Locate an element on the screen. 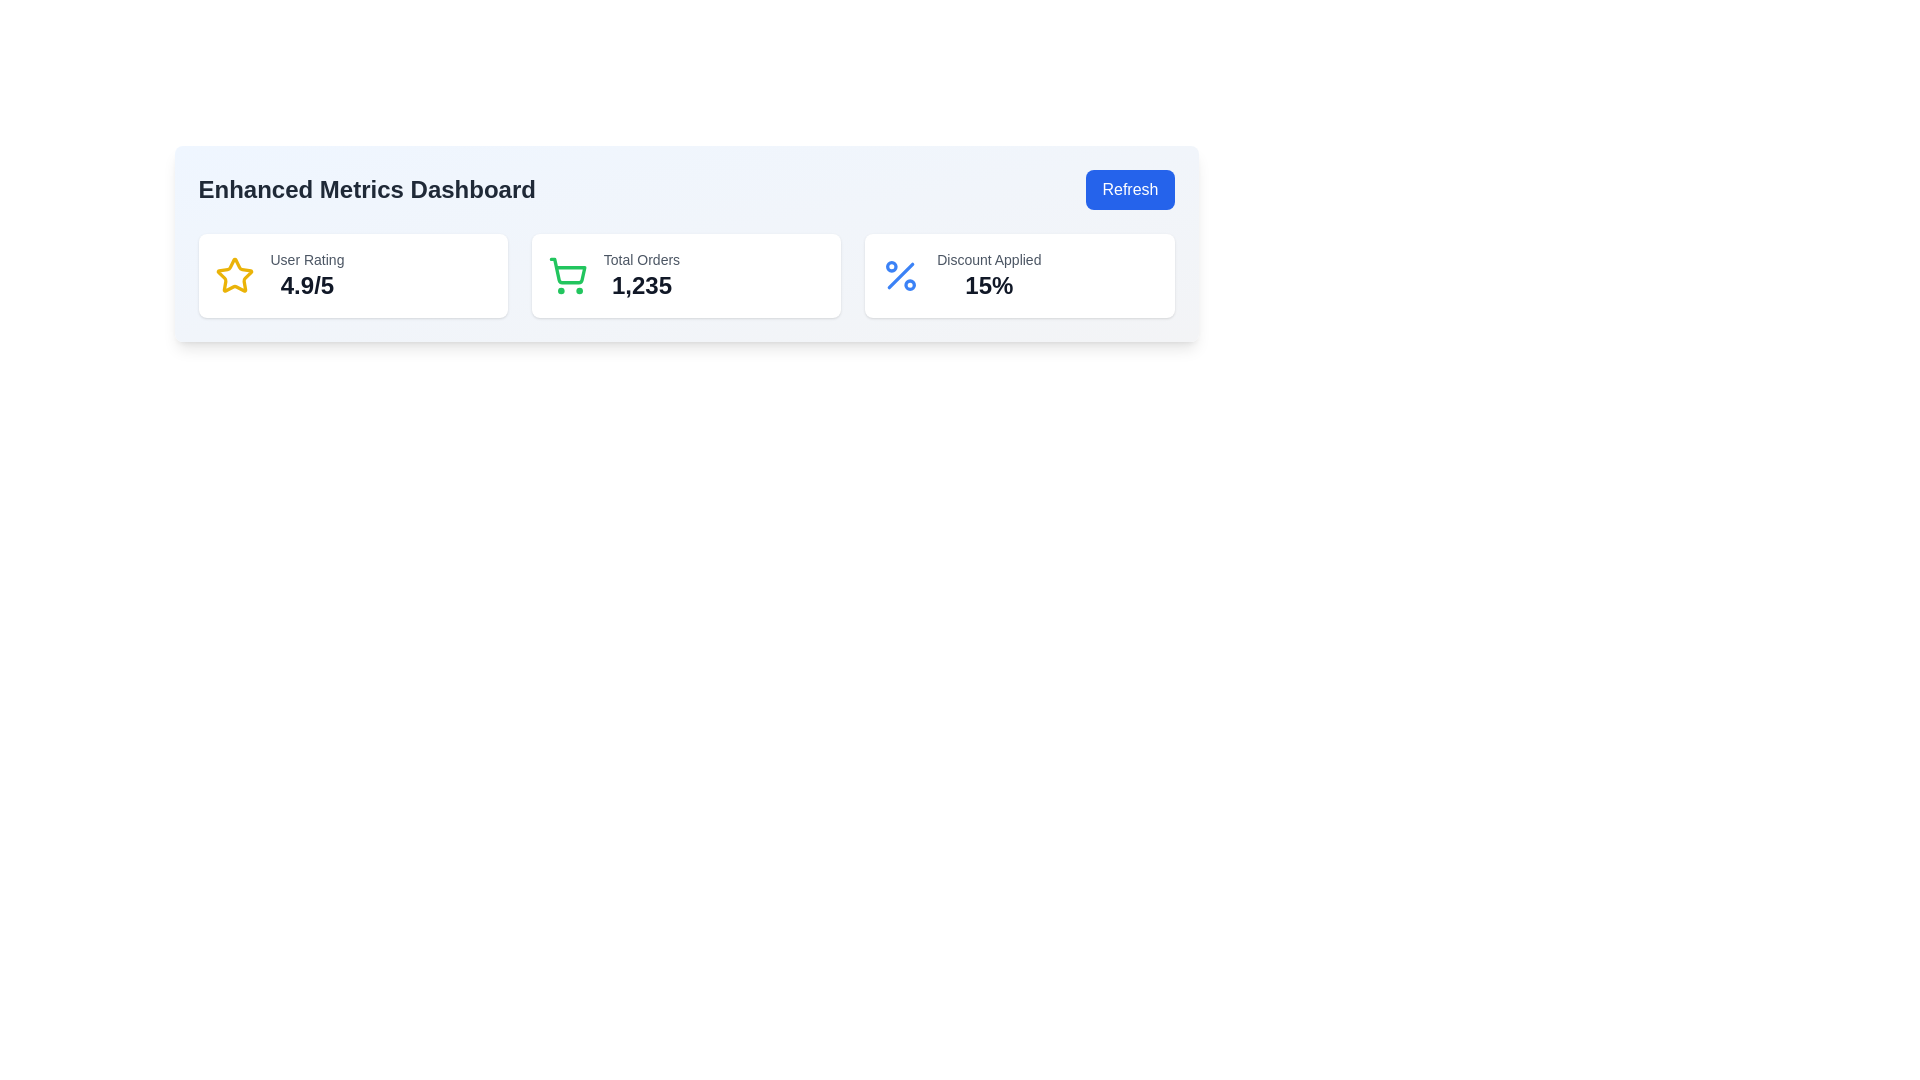  the Static Text Label displaying 'User Rating' which is located at the top-left area within a widget box, directly above the score '4.9/5' is located at coordinates (306, 258).